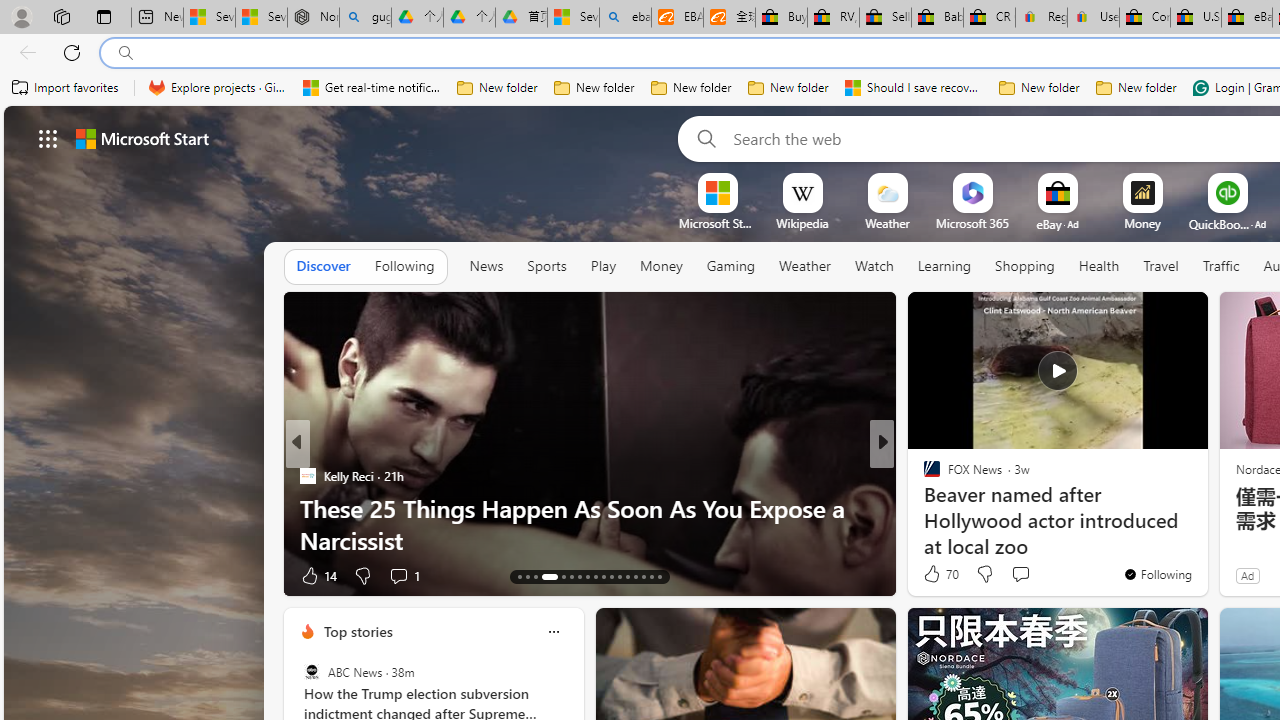  Describe the element at coordinates (643, 577) in the screenshot. I see `'AutomationID: tab-33'` at that location.